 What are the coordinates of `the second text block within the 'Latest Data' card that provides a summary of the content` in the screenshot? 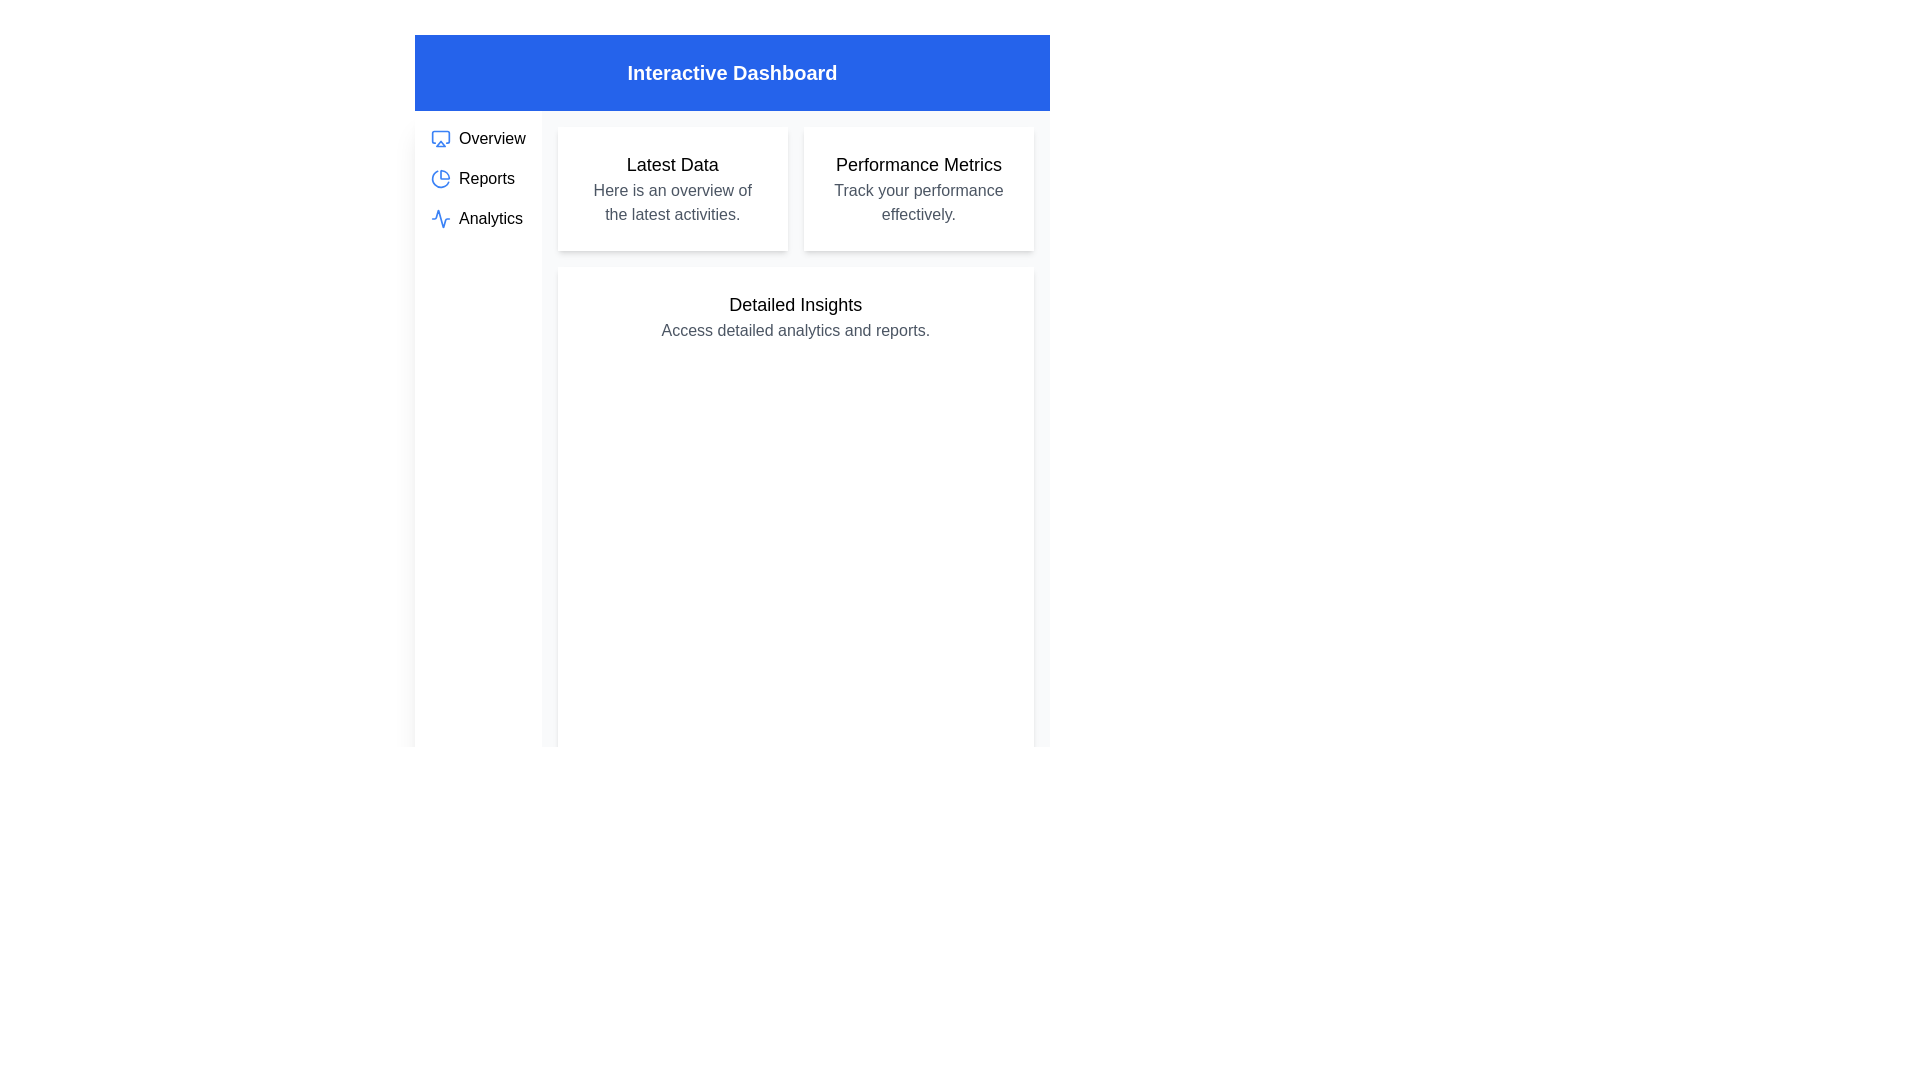 It's located at (672, 203).